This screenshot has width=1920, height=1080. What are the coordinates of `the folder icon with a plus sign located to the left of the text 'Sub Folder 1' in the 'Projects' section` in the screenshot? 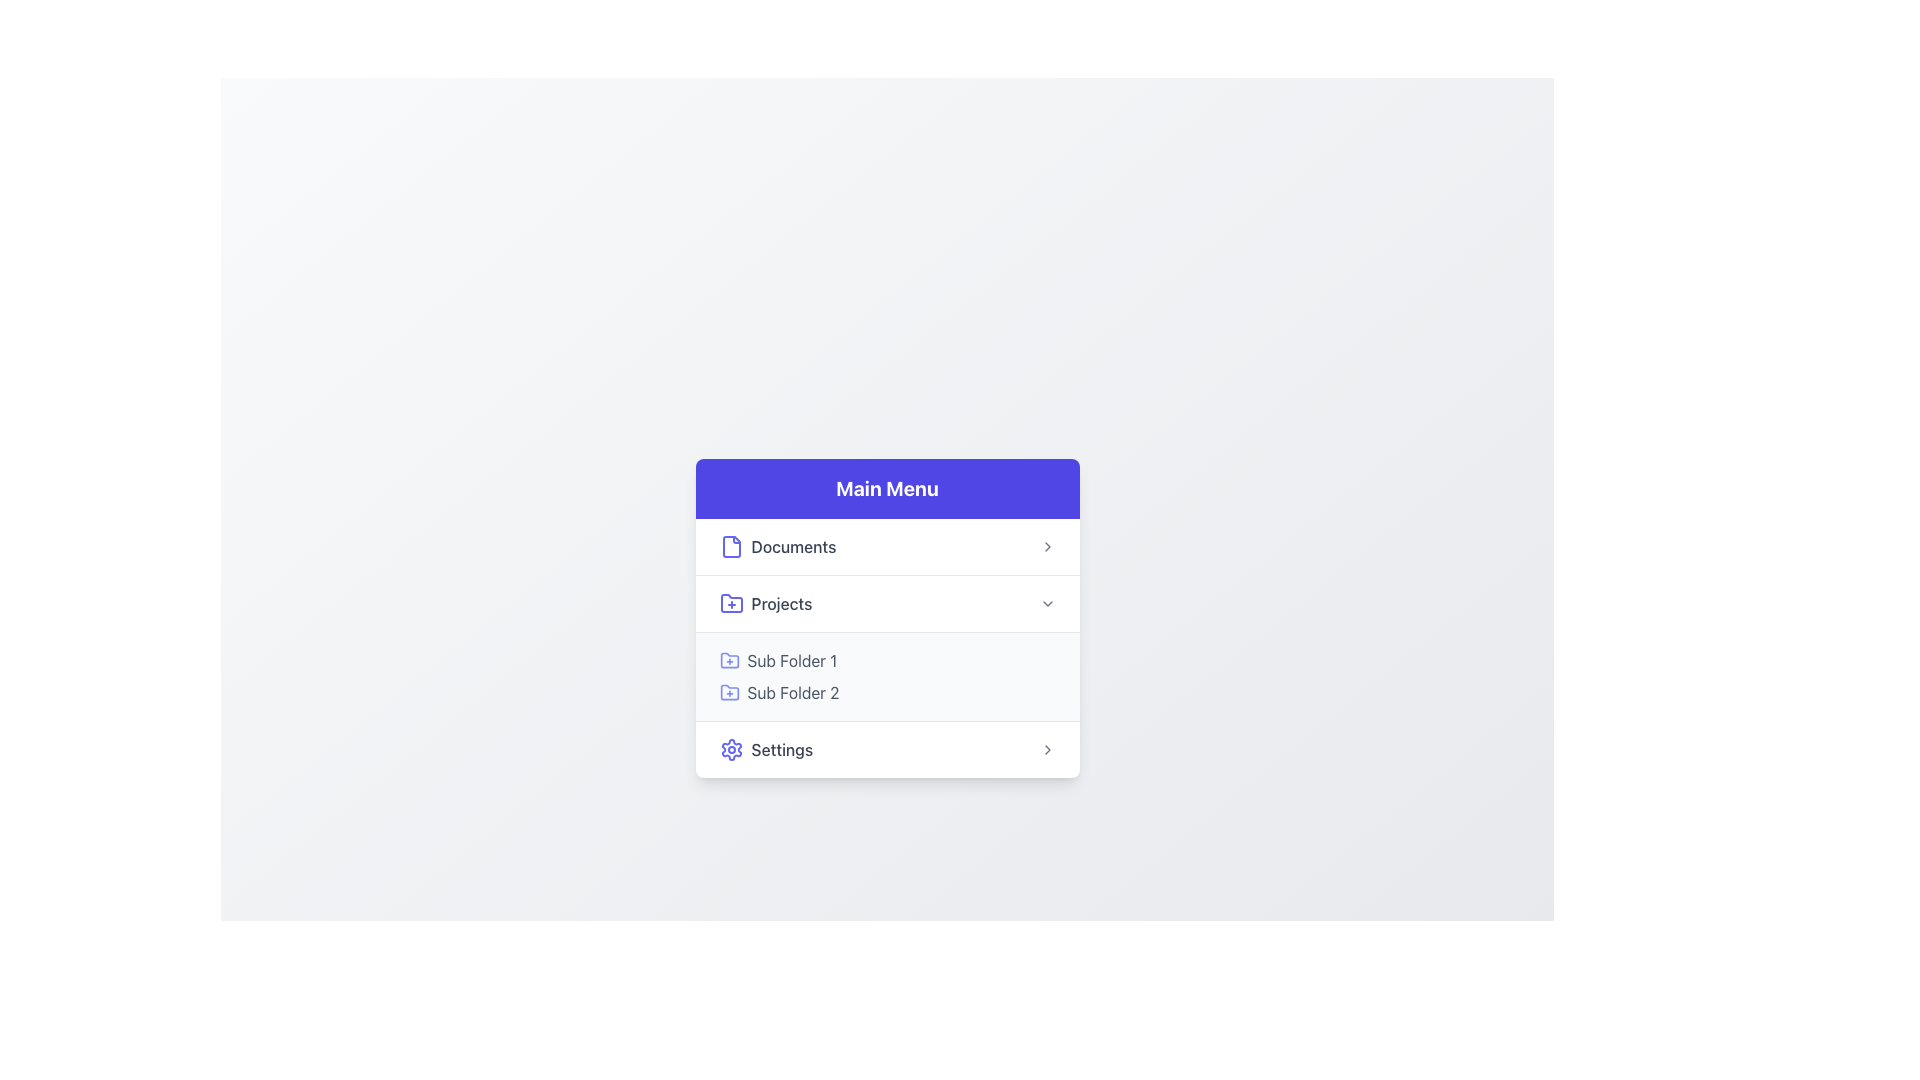 It's located at (728, 660).